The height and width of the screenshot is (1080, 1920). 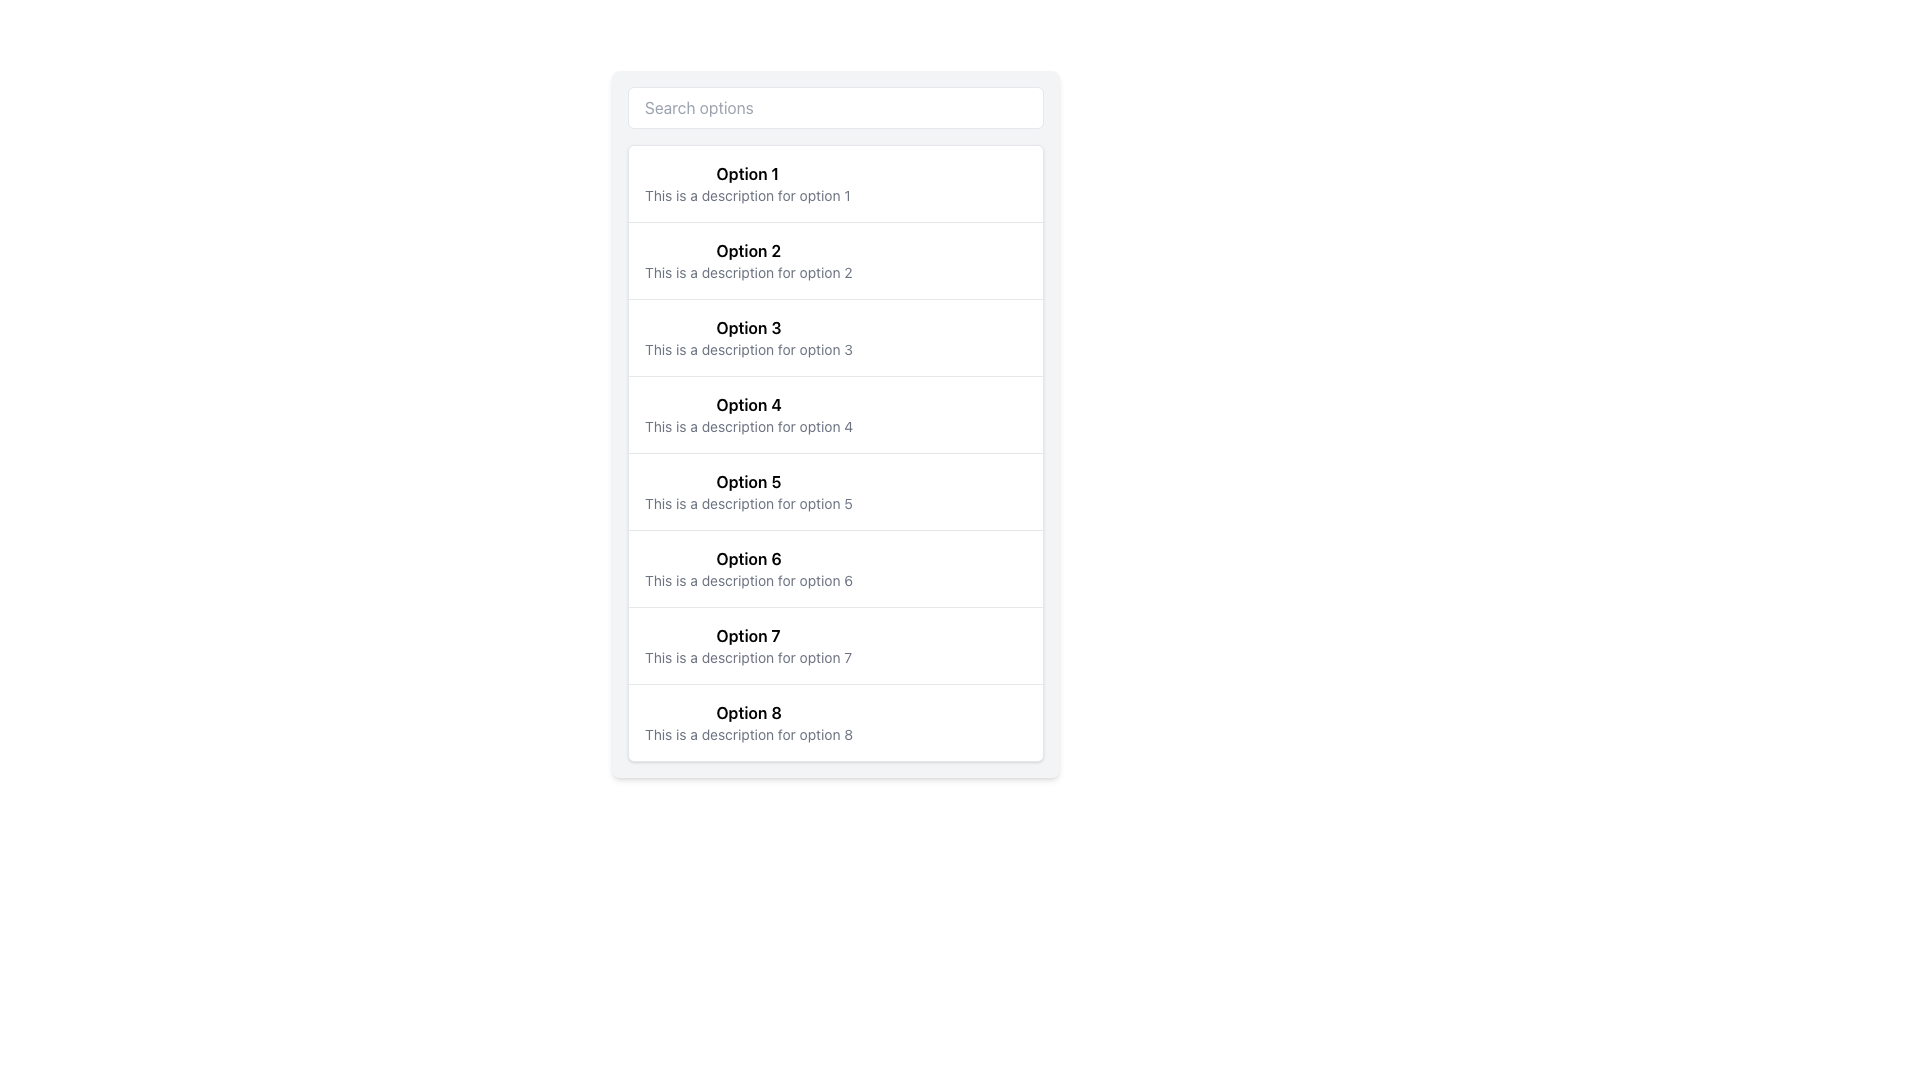 What do you see at coordinates (748, 426) in the screenshot?
I see `the static text element providing additional information about 'Option 4', located beneath the bolded label in the fourth item of the vertical list` at bounding box center [748, 426].